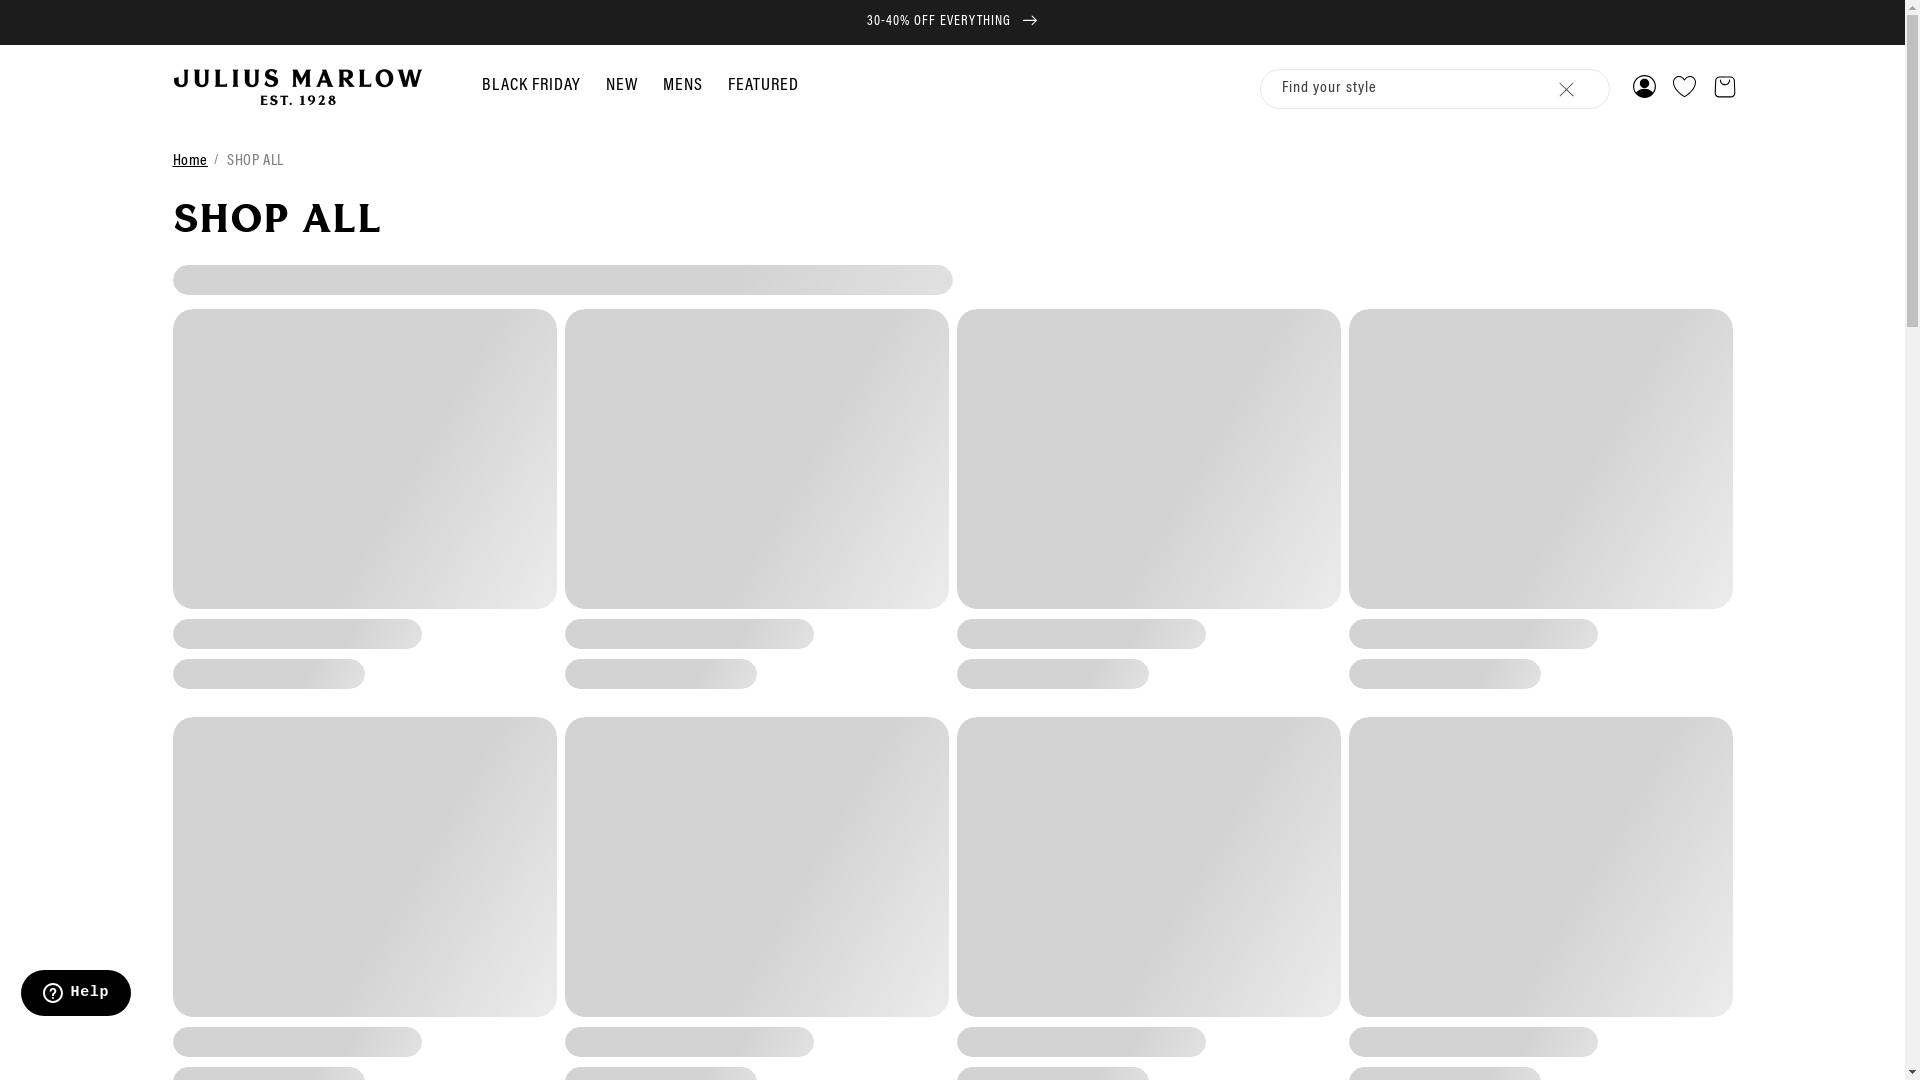 This screenshot has height=1080, width=1920. I want to click on 'MENS', so click(662, 85).